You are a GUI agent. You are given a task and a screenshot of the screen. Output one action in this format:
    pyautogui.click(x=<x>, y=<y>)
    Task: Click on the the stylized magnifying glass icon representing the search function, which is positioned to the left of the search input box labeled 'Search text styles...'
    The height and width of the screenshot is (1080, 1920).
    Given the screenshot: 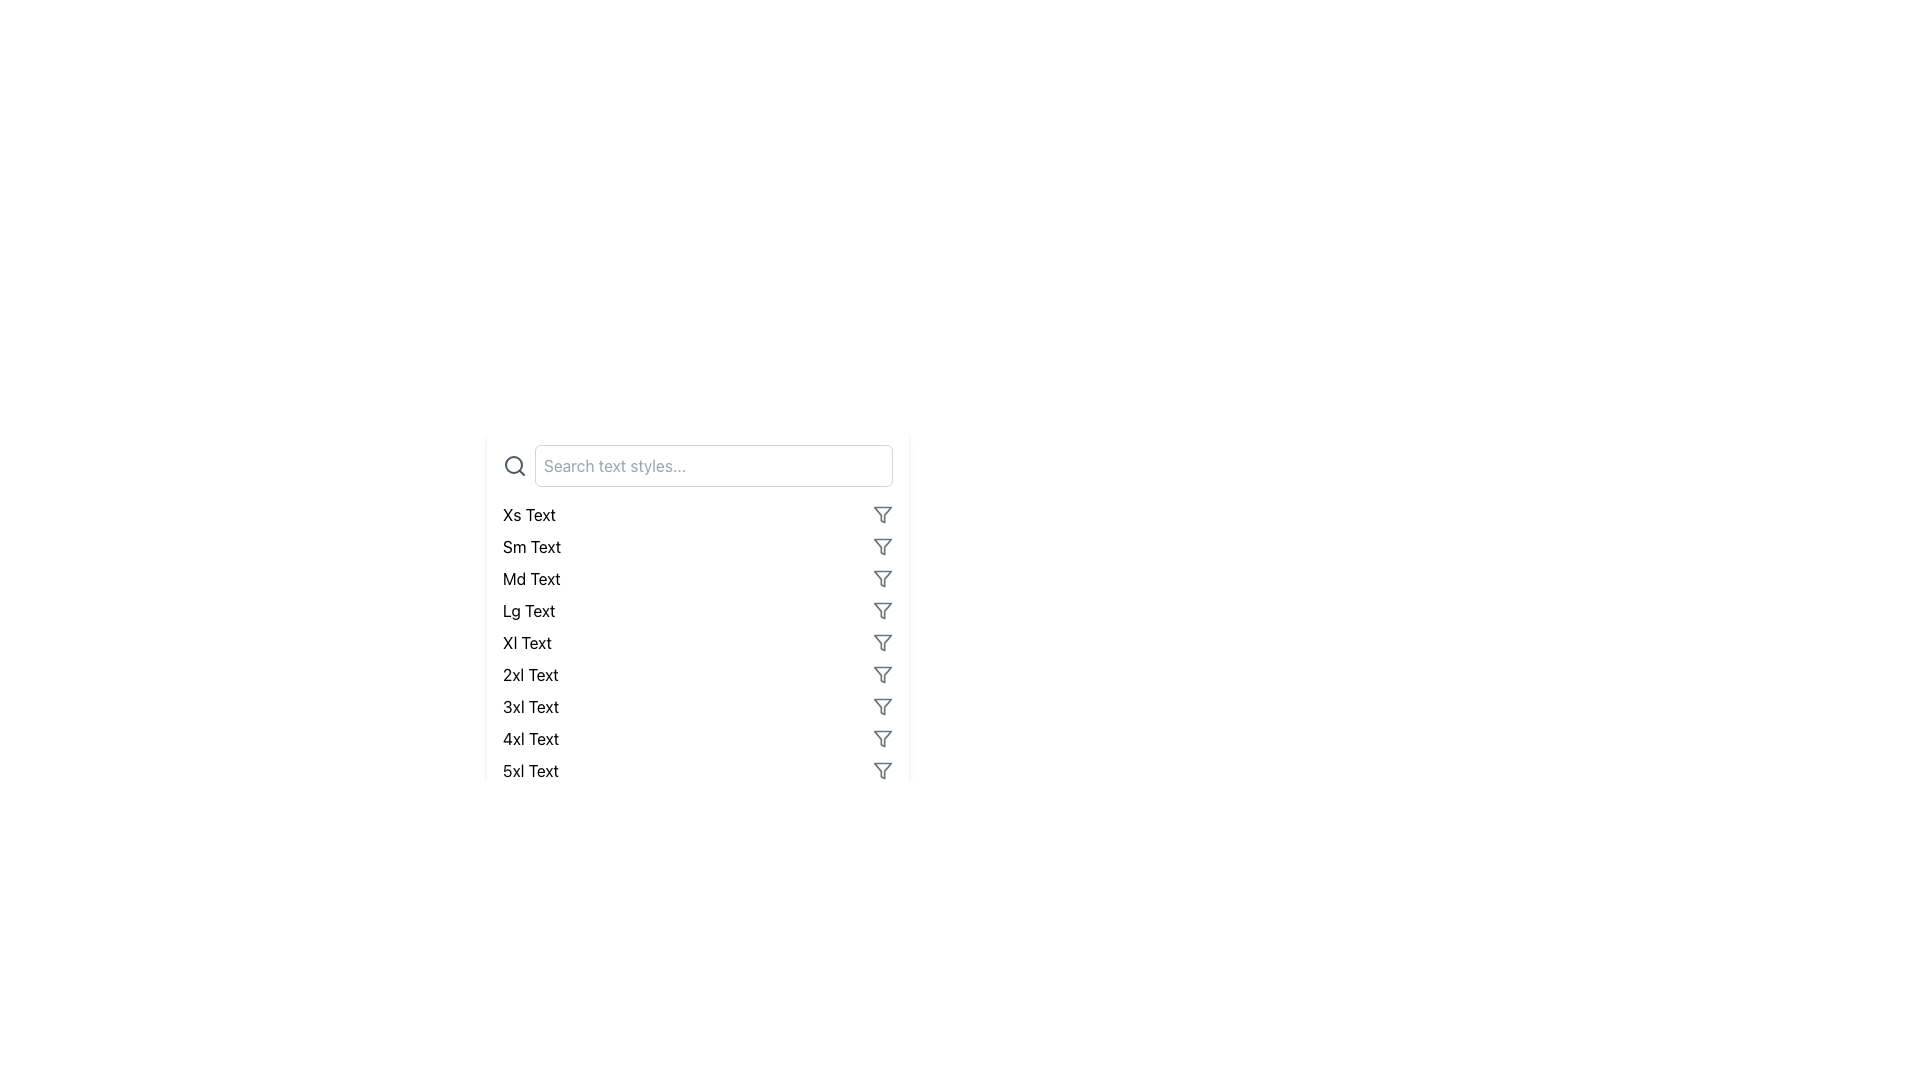 What is the action you would take?
    pyautogui.click(x=514, y=466)
    